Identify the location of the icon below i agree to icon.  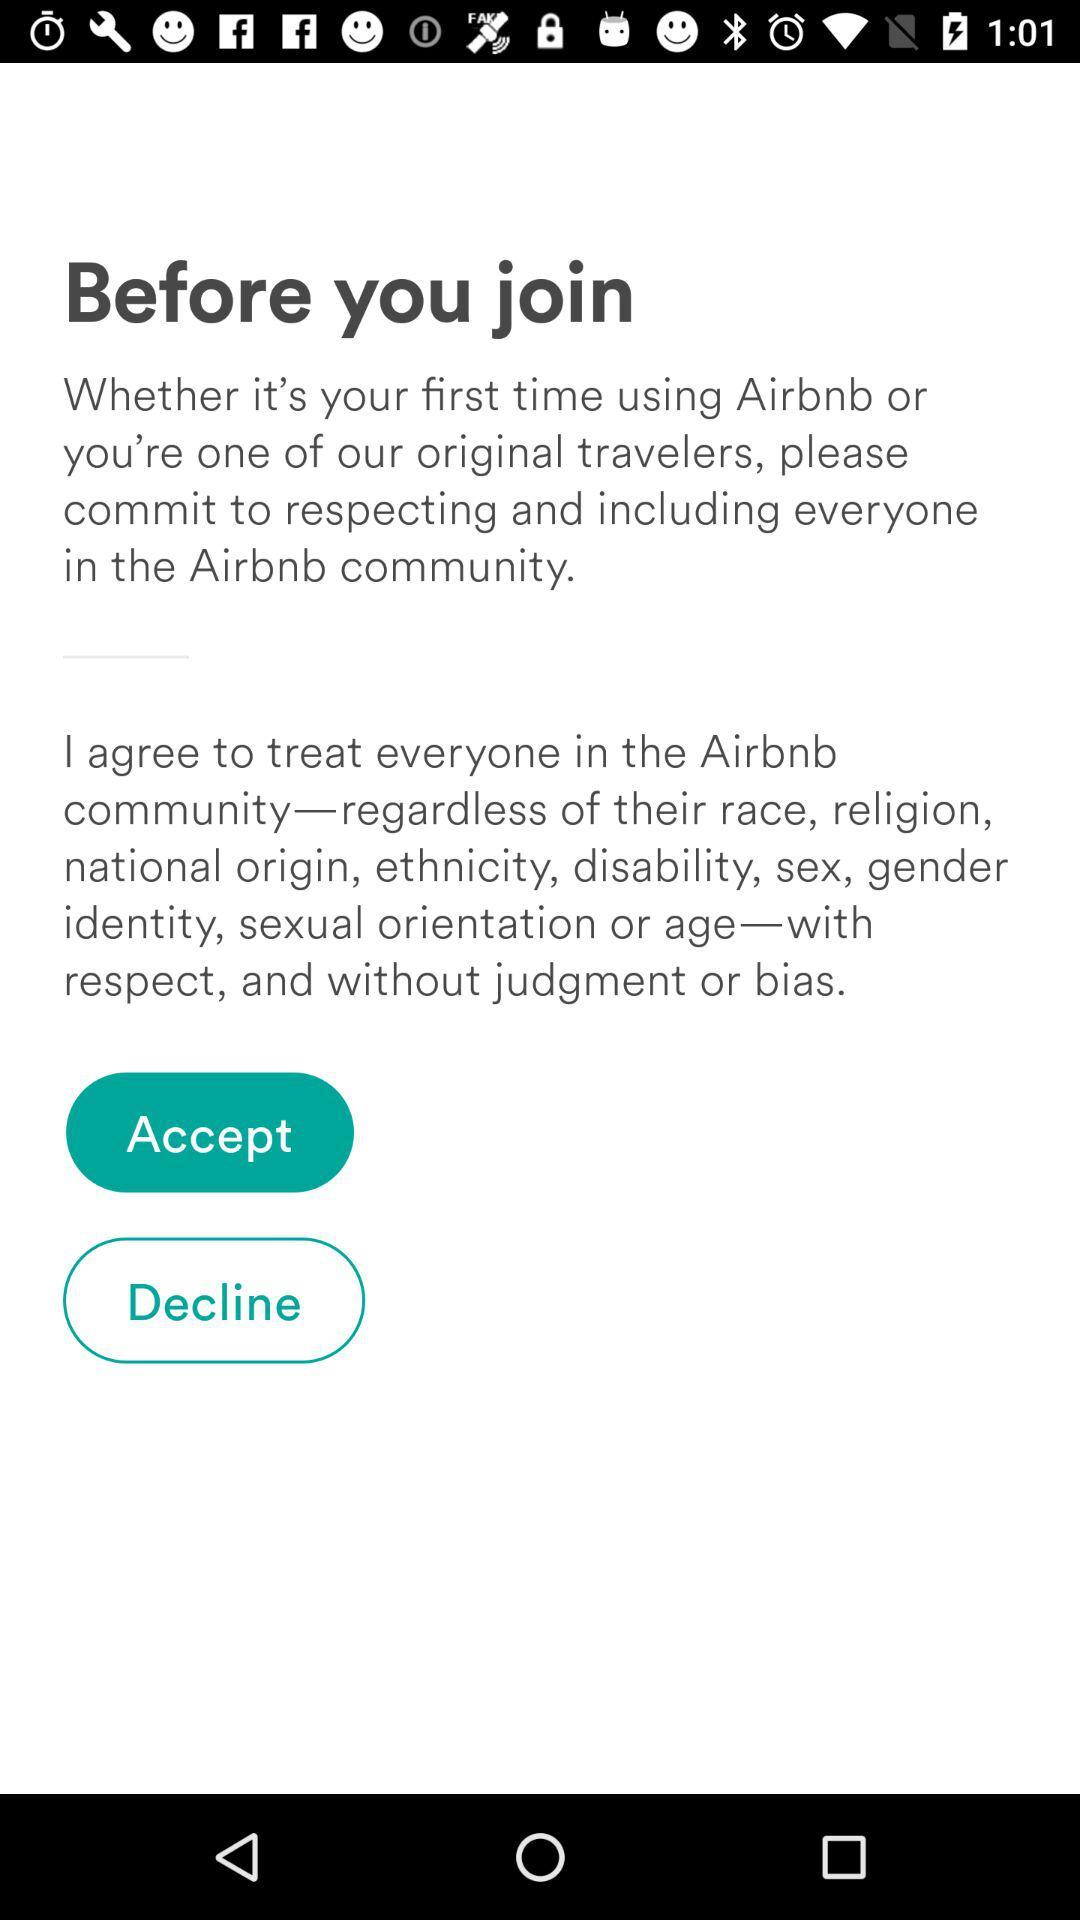
(209, 1132).